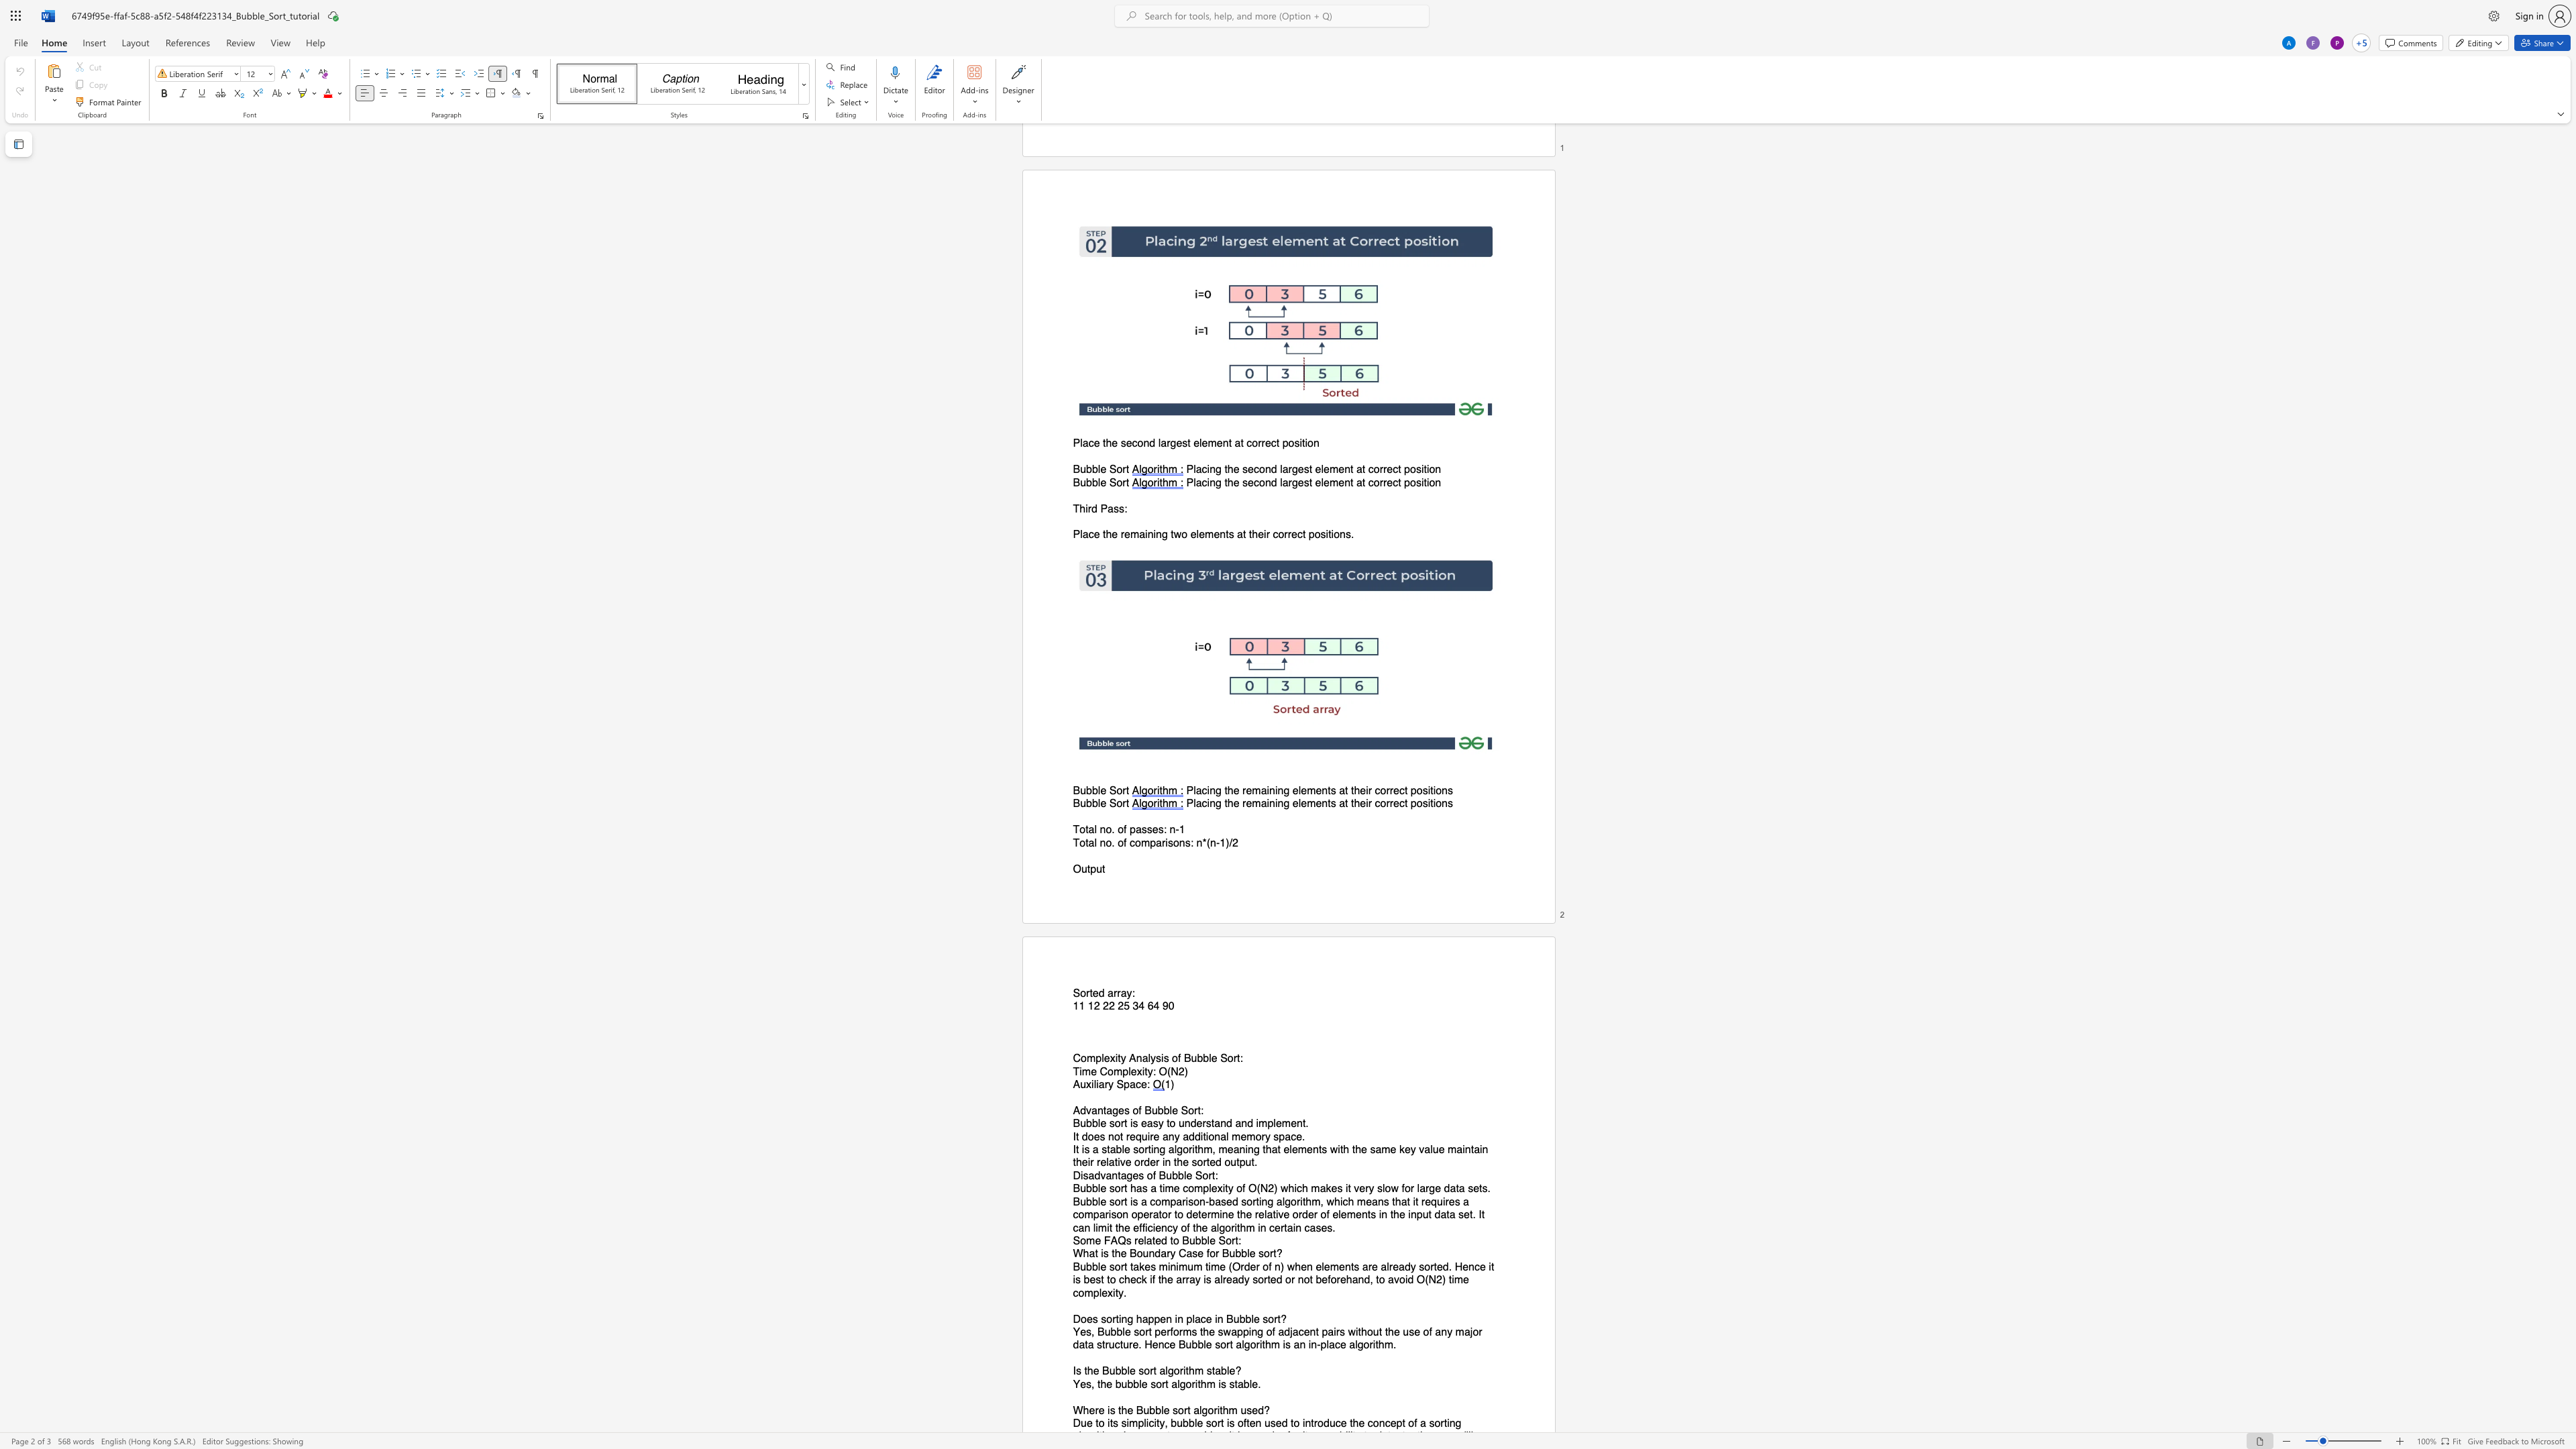 Image resolution: width=2576 pixels, height=1449 pixels. What do you see at coordinates (1150, 1409) in the screenshot?
I see `the 1th character "b" in the text` at bounding box center [1150, 1409].